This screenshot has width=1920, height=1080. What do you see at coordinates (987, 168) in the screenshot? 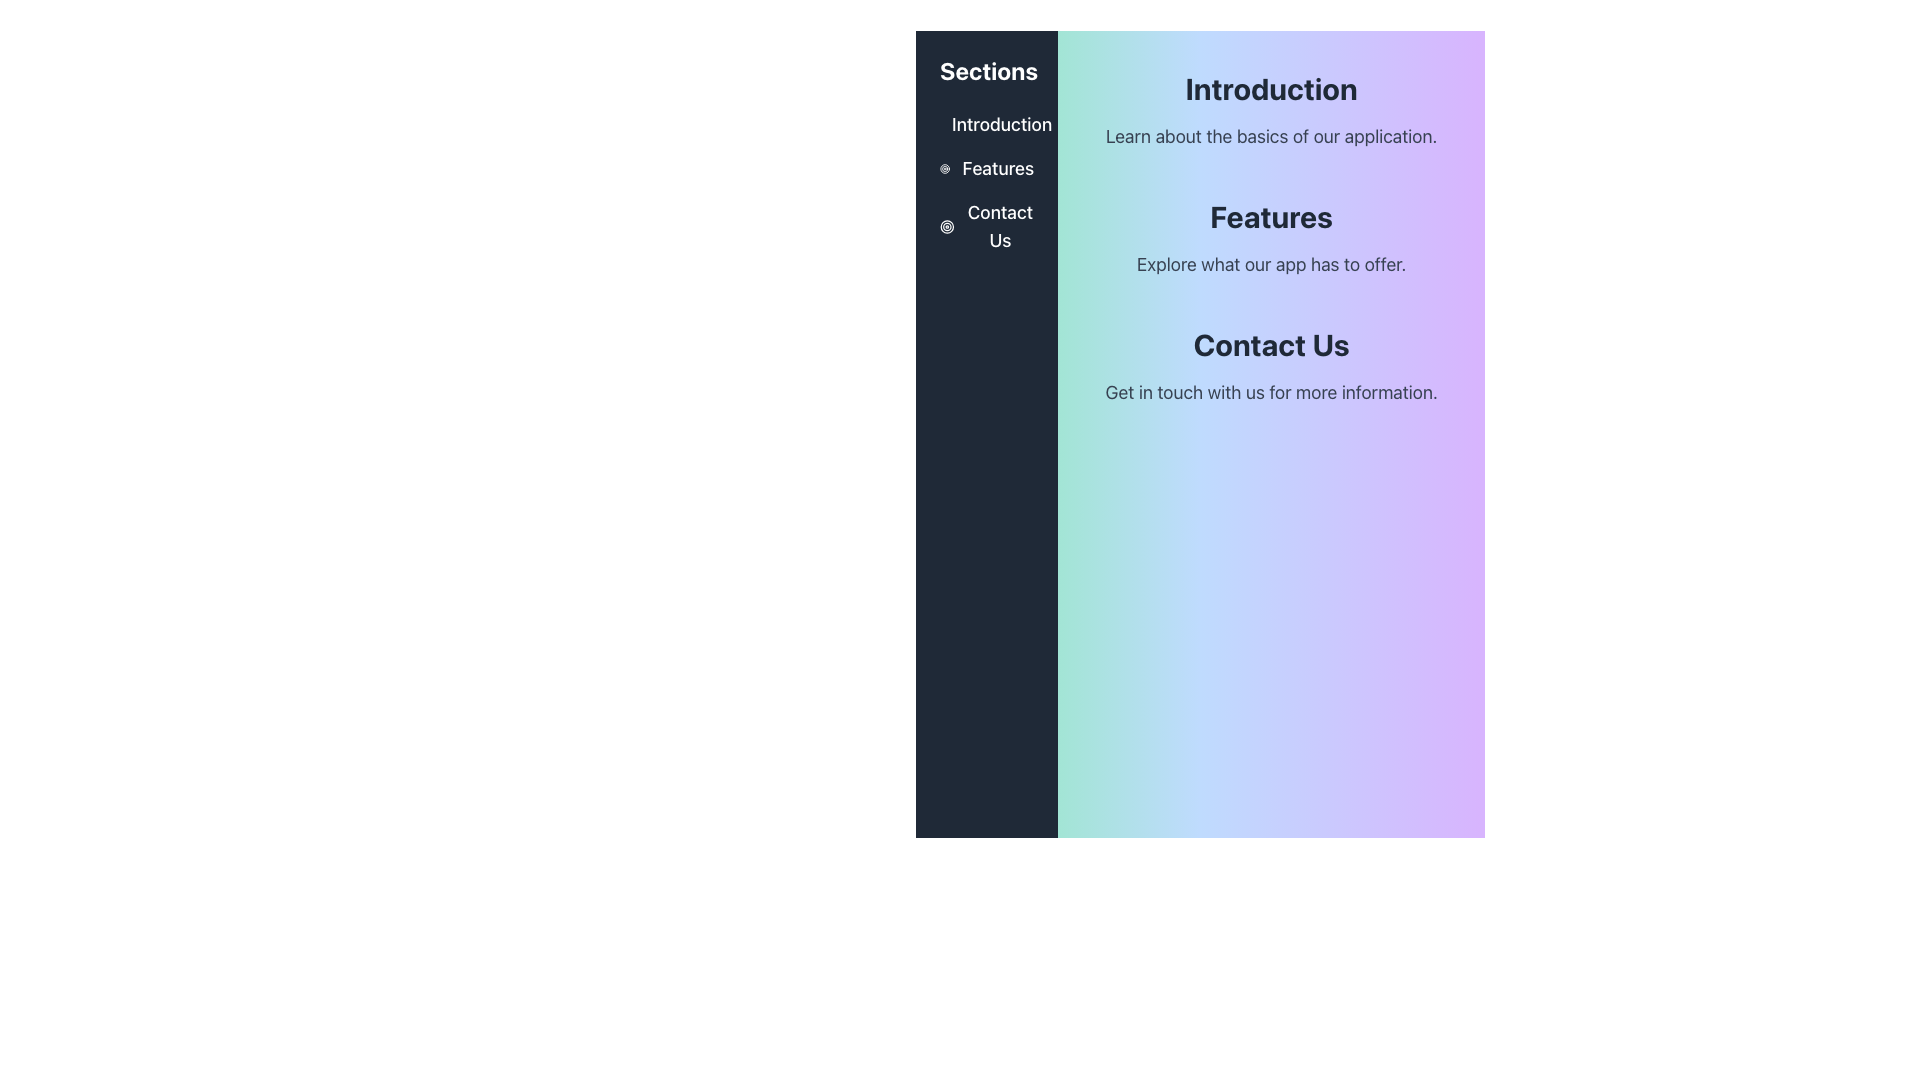
I see `the second entry in the sidebar navigation menu` at bounding box center [987, 168].